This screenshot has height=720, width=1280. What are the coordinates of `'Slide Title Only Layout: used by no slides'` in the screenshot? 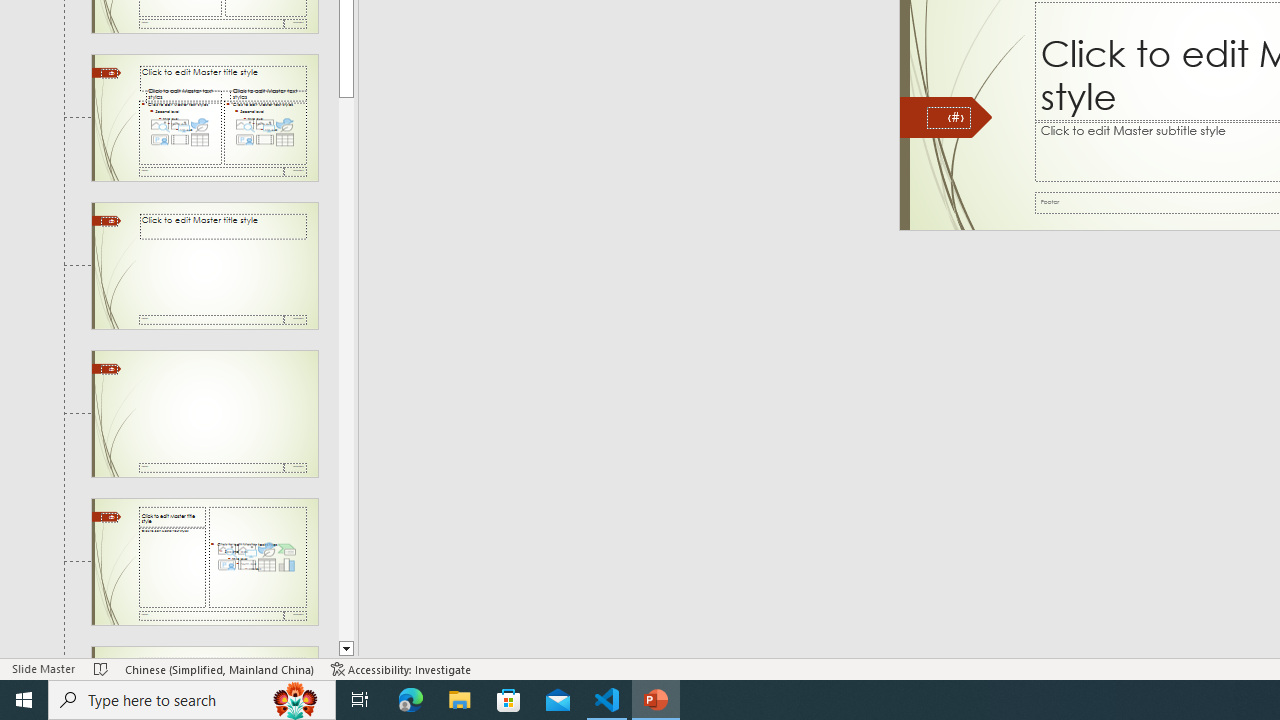 It's located at (204, 265).